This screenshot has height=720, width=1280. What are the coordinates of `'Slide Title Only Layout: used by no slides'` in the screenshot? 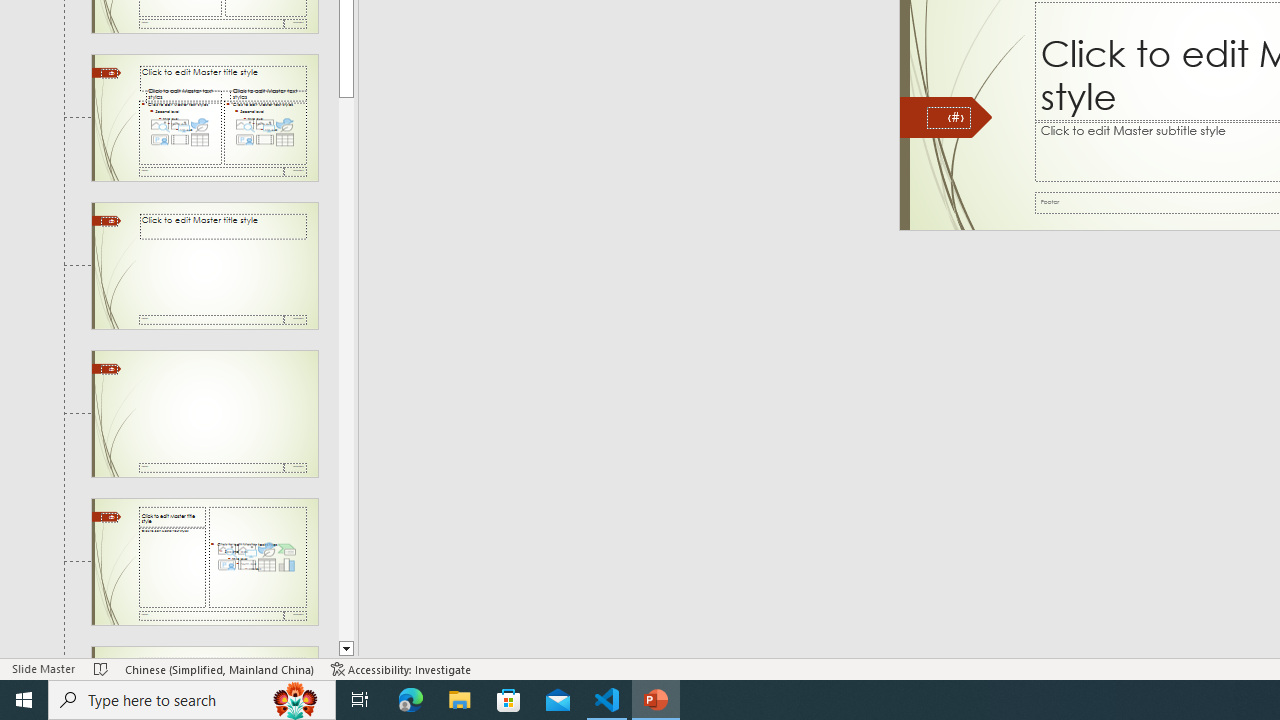 It's located at (204, 265).